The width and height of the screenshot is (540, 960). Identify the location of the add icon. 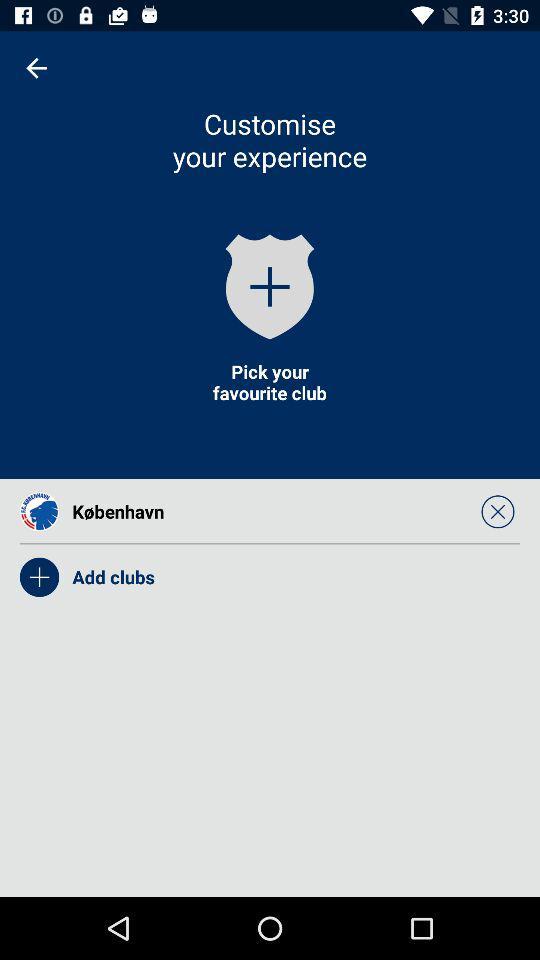
(270, 285).